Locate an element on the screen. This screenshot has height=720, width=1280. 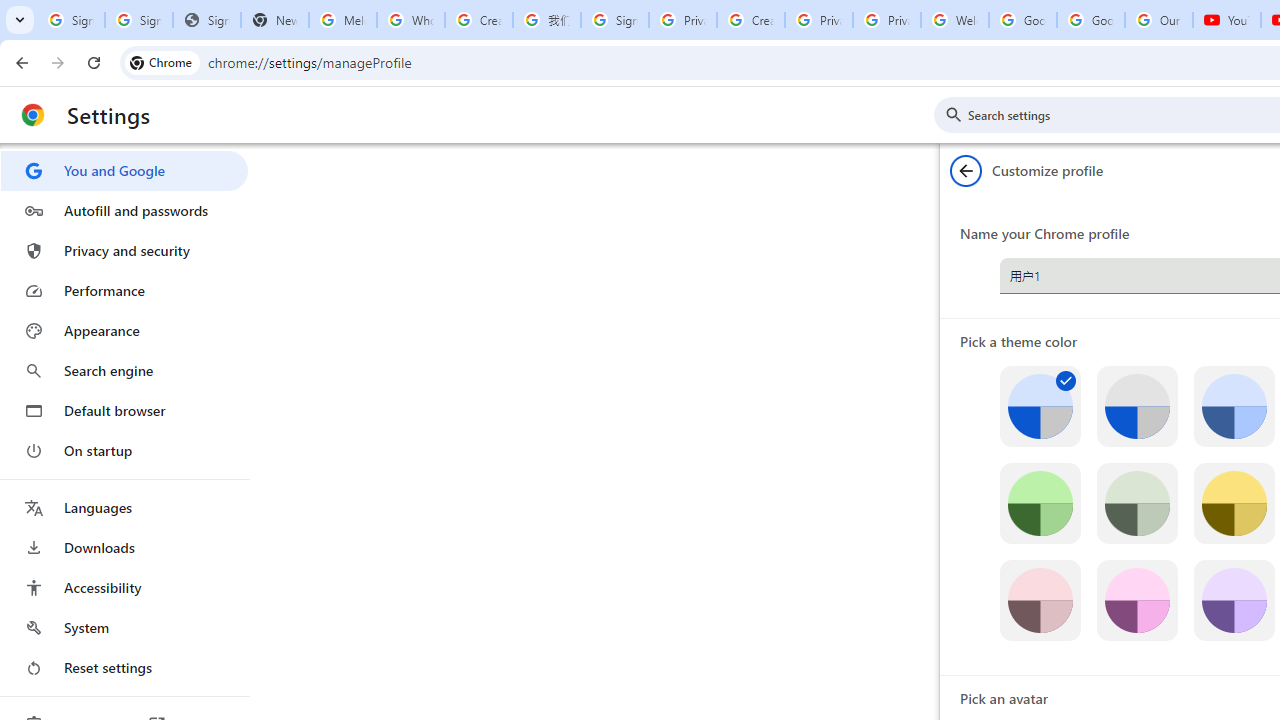
'Appearance' is located at coordinates (123, 330).